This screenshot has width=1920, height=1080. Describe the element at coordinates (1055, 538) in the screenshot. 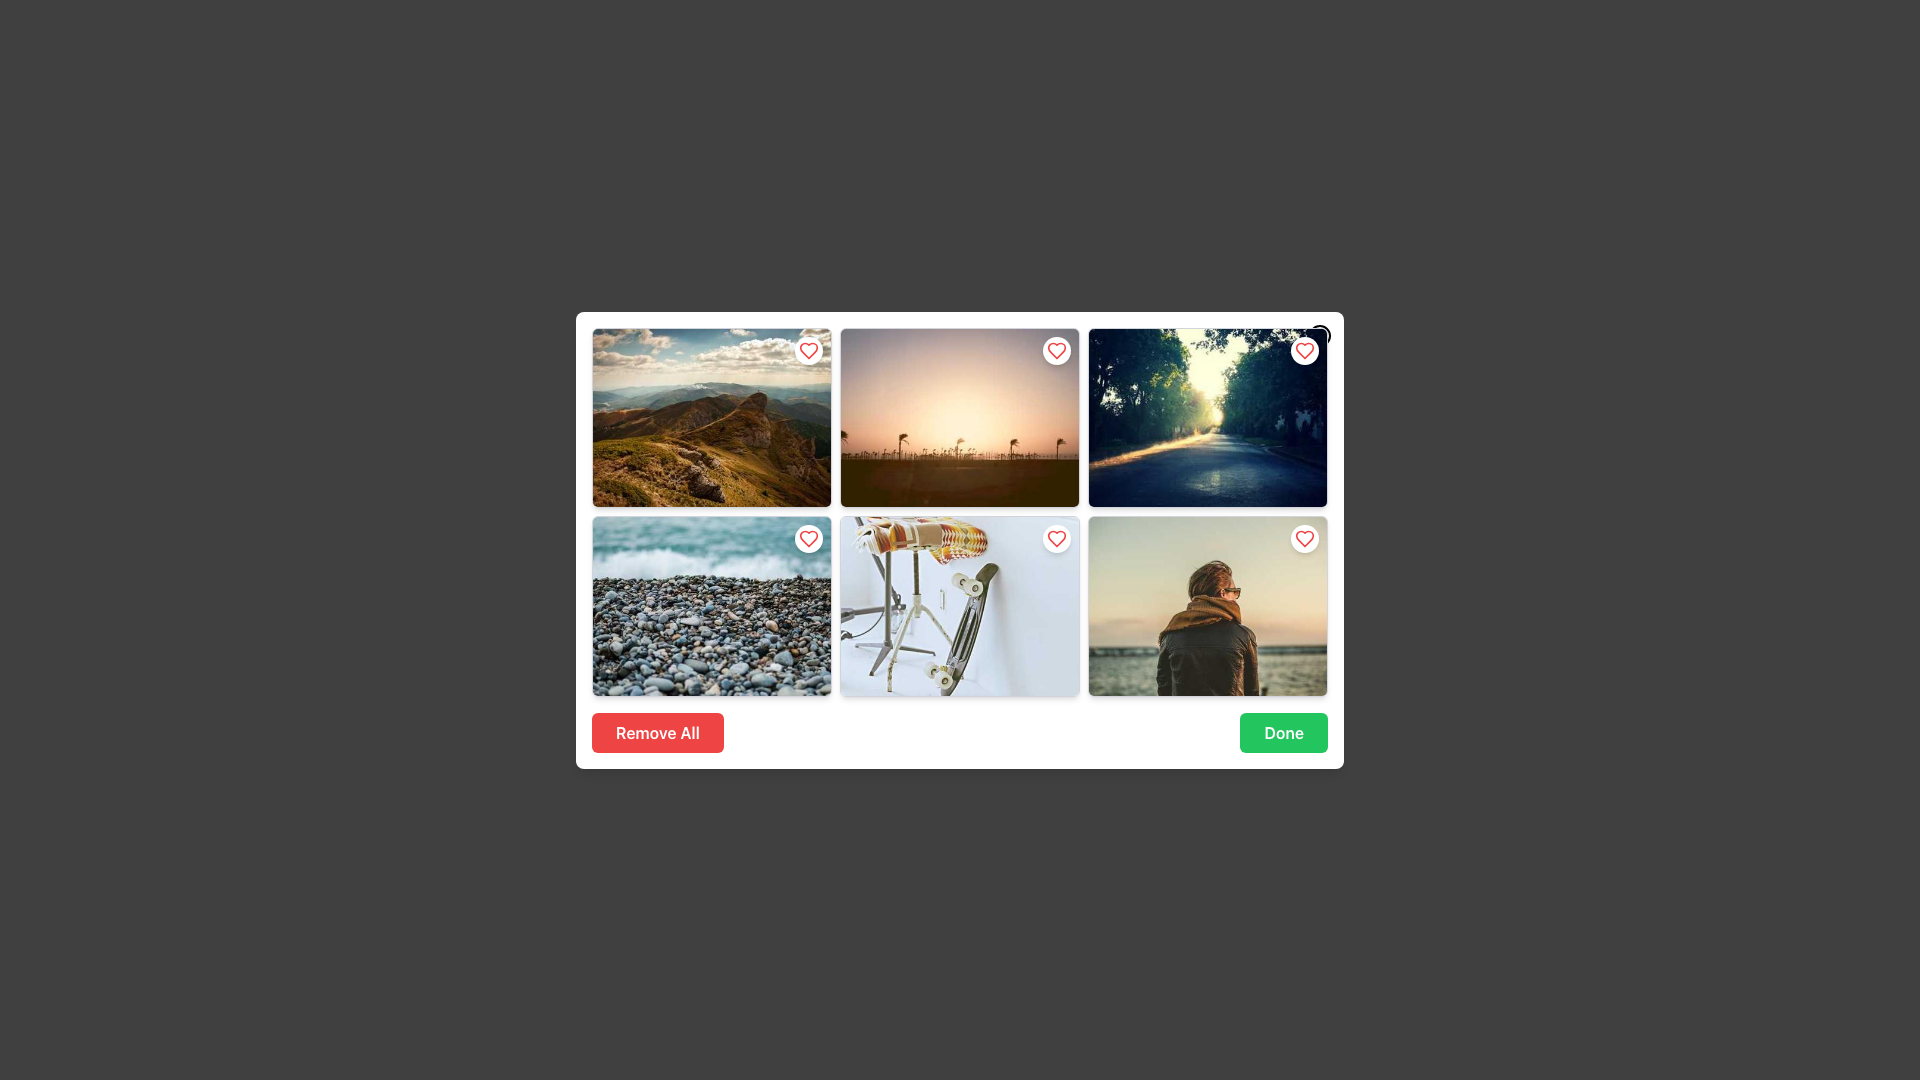

I see `the heart-shaped Favorite or like button located in the top-right corner of the fourth image in a 2x3 grid layout` at that location.